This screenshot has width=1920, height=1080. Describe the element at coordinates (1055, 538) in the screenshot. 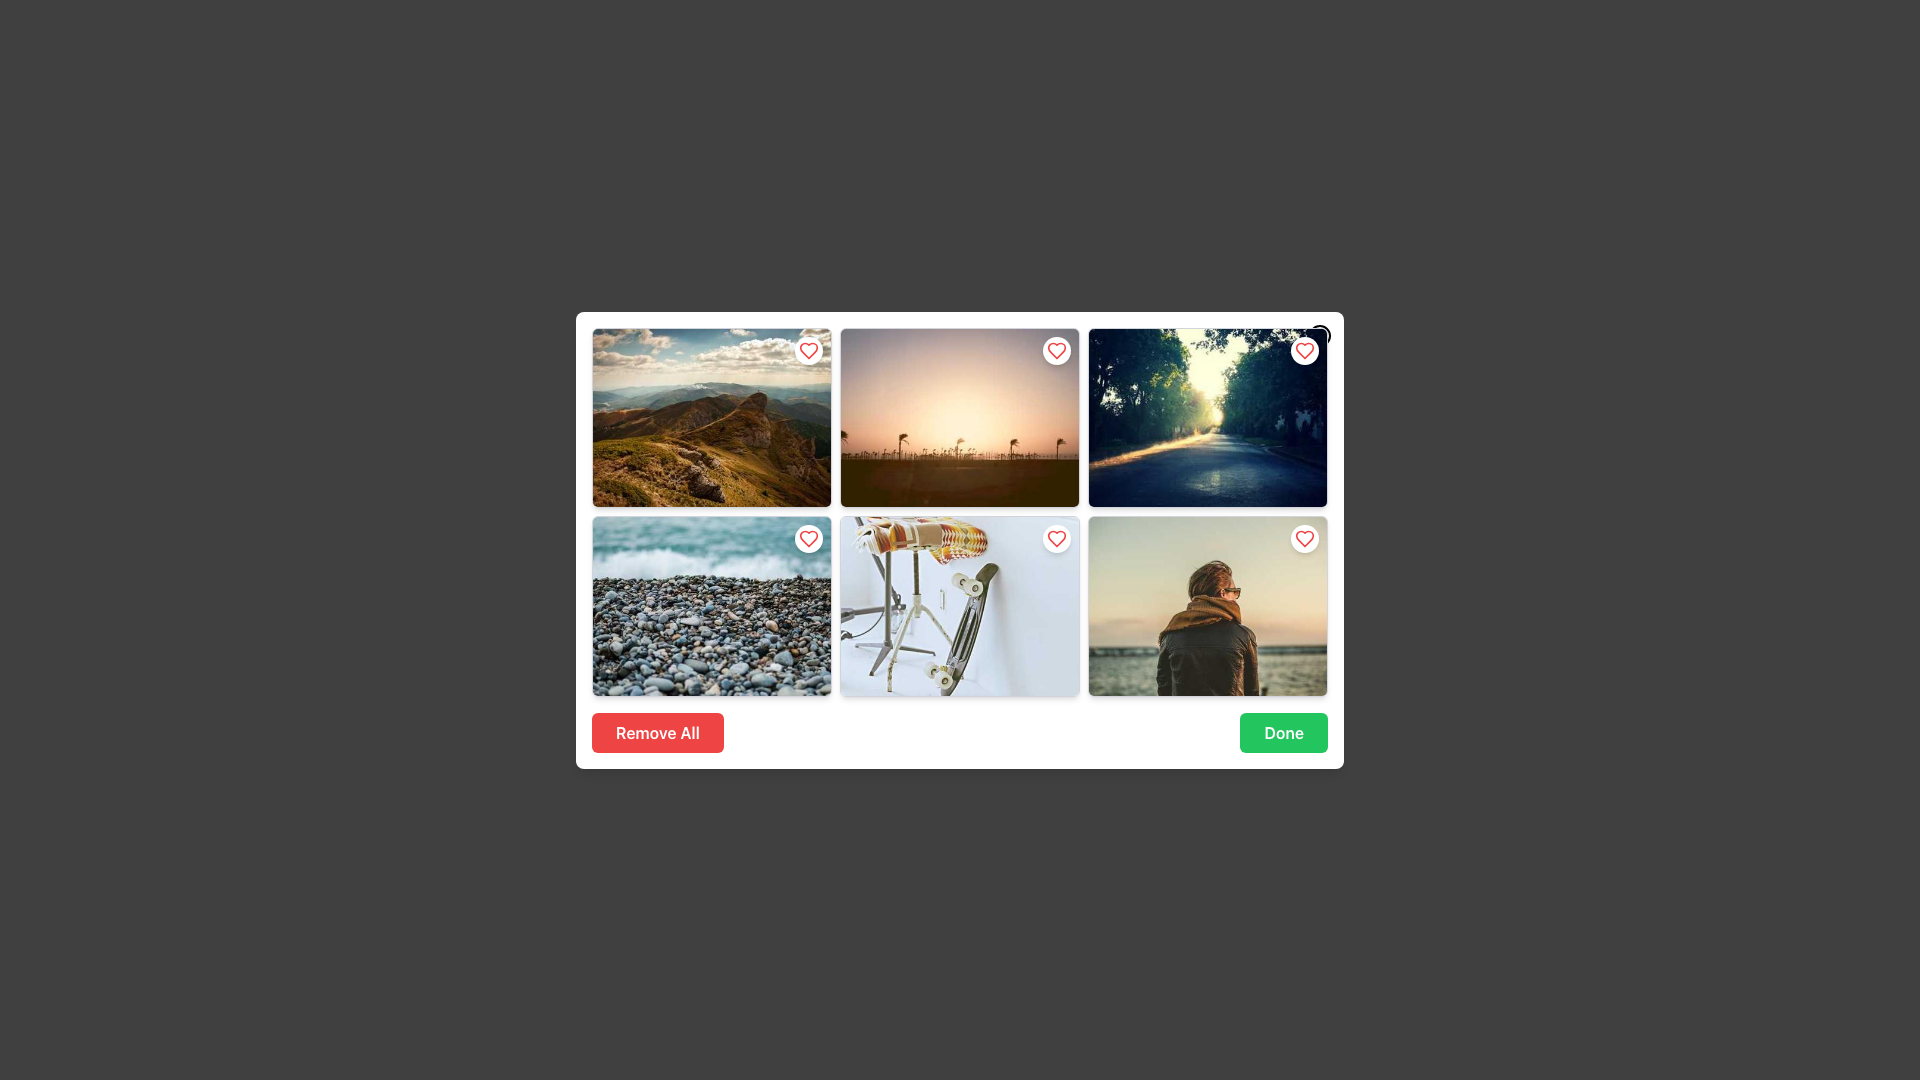

I see `the heart-shaped Favorite or like button located in the top-right corner of the fourth image in a 2x3 grid layout` at that location.